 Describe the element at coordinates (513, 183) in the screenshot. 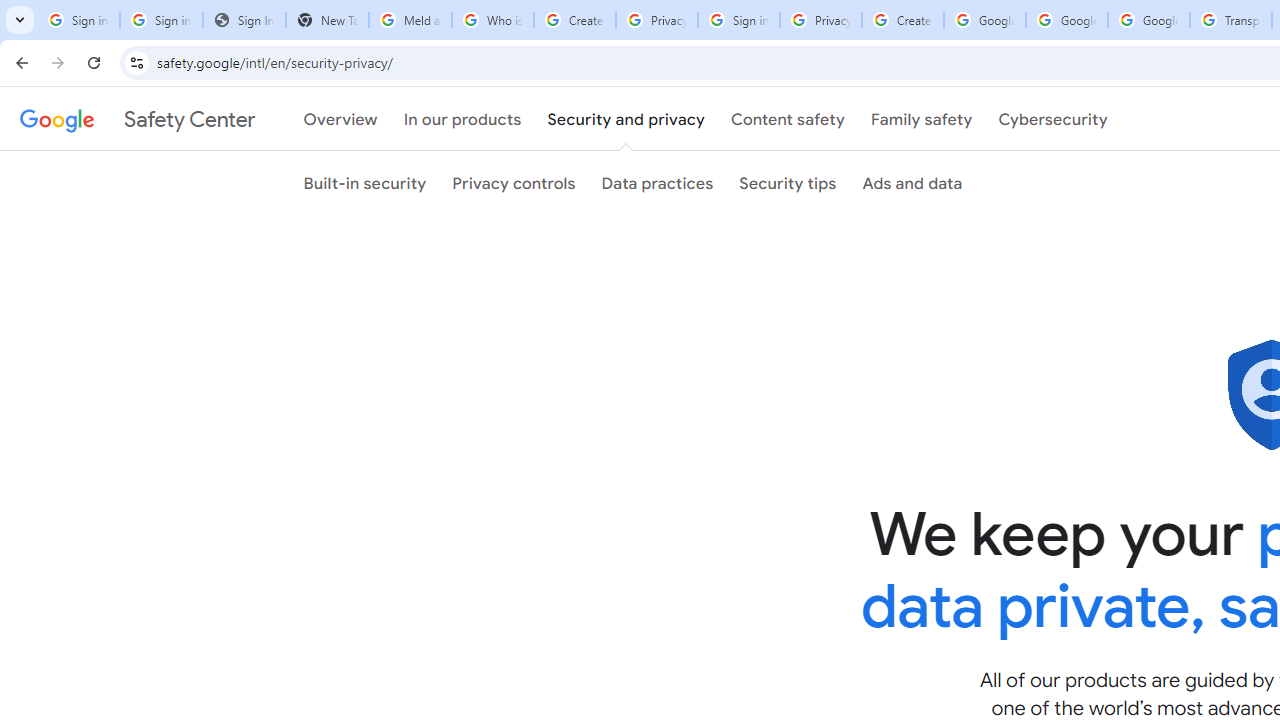

I see `'Privacy controls'` at that location.